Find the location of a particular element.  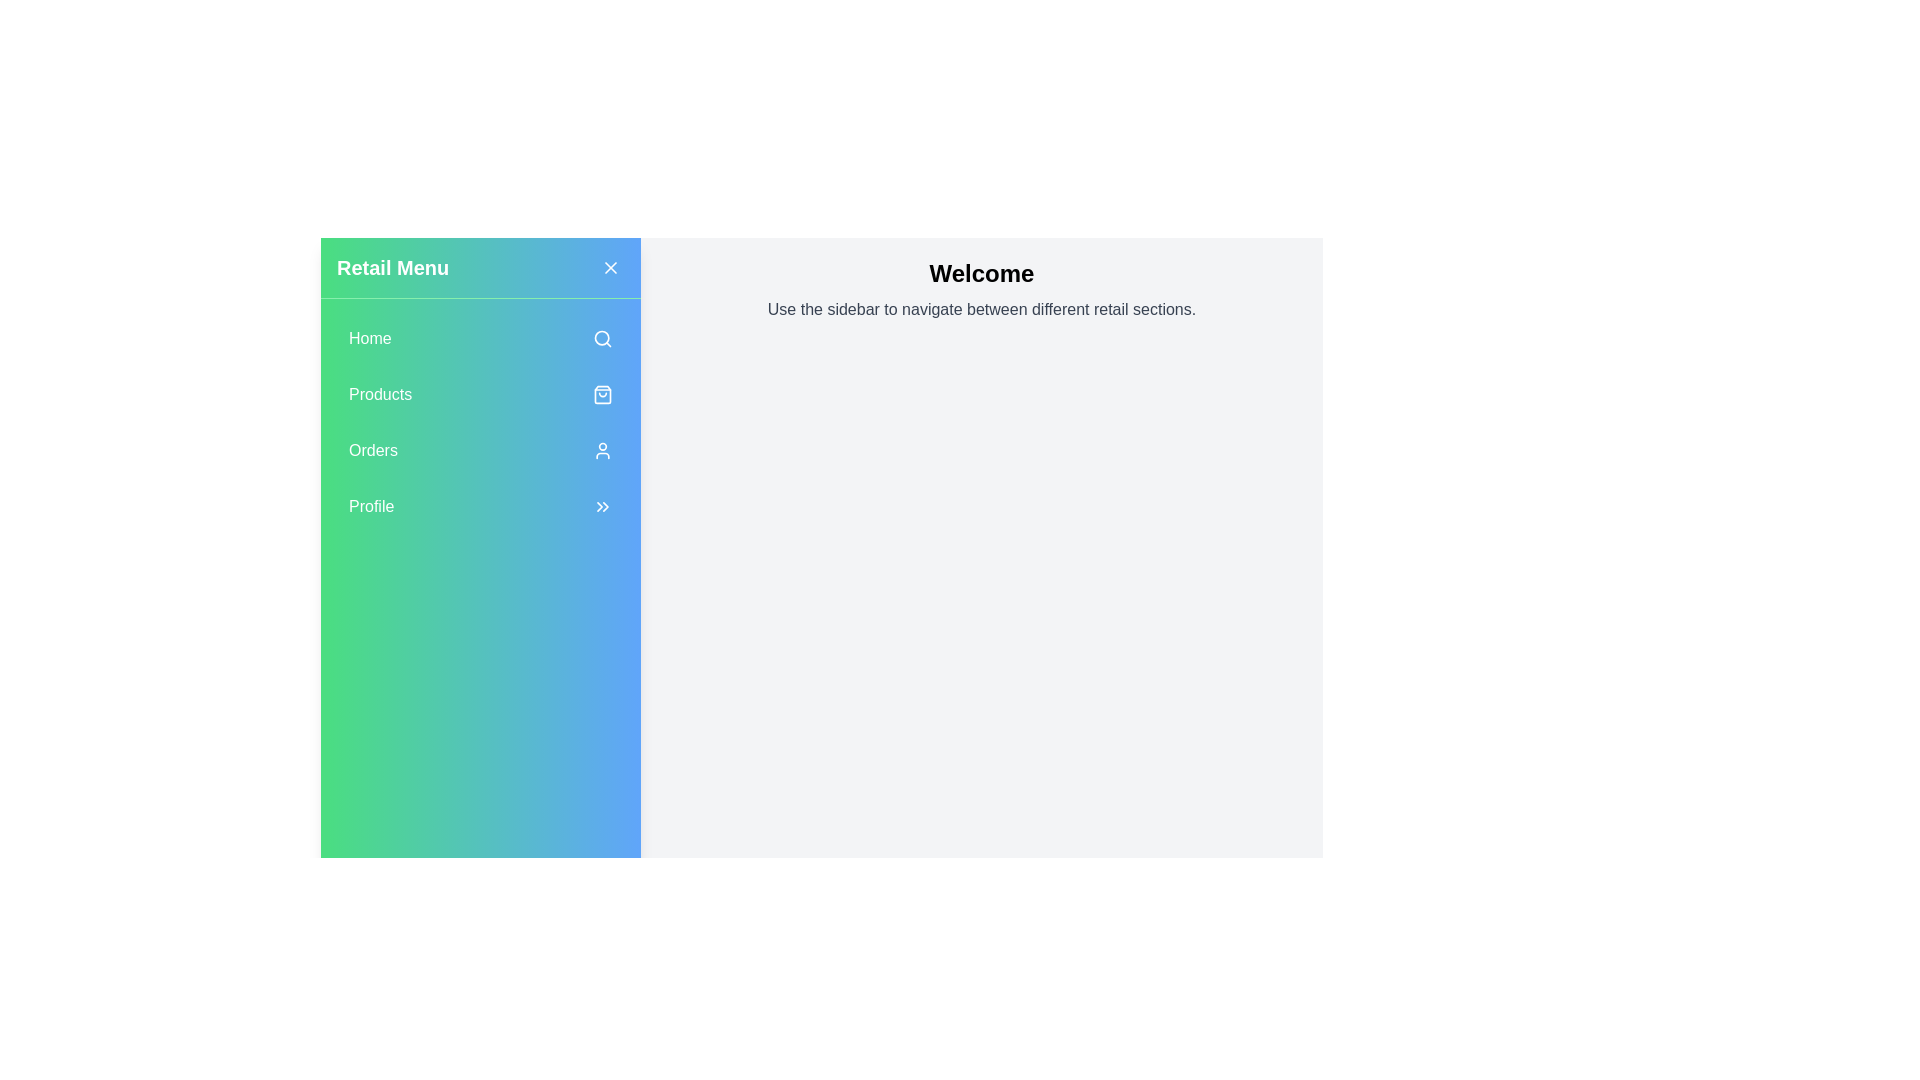

the search icon located to the right of the 'Home' option in the 'Retail Menu' sidebar is located at coordinates (602, 338).